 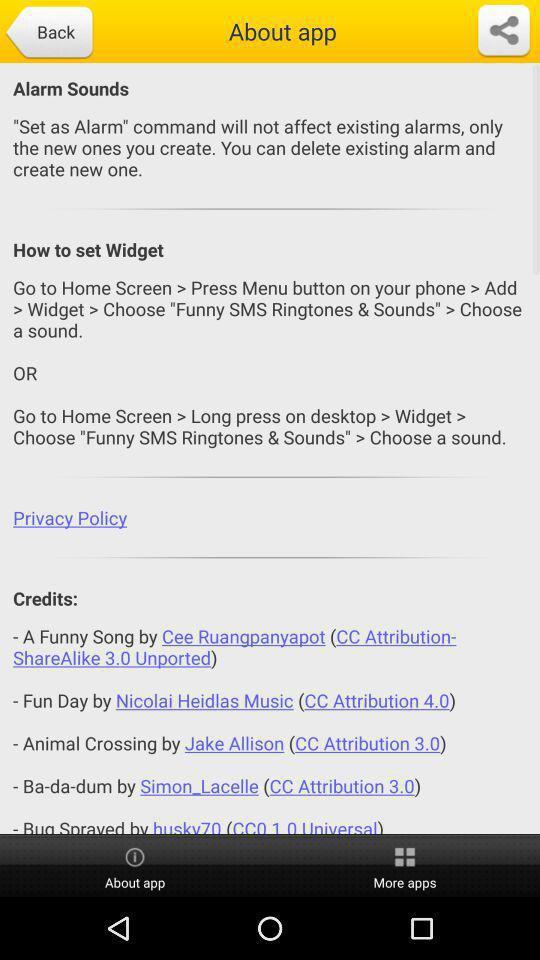 What do you see at coordinates (405, 865) in the screenshot?
I see `the item to the right of about app icon` at bounding box center [405, 865].